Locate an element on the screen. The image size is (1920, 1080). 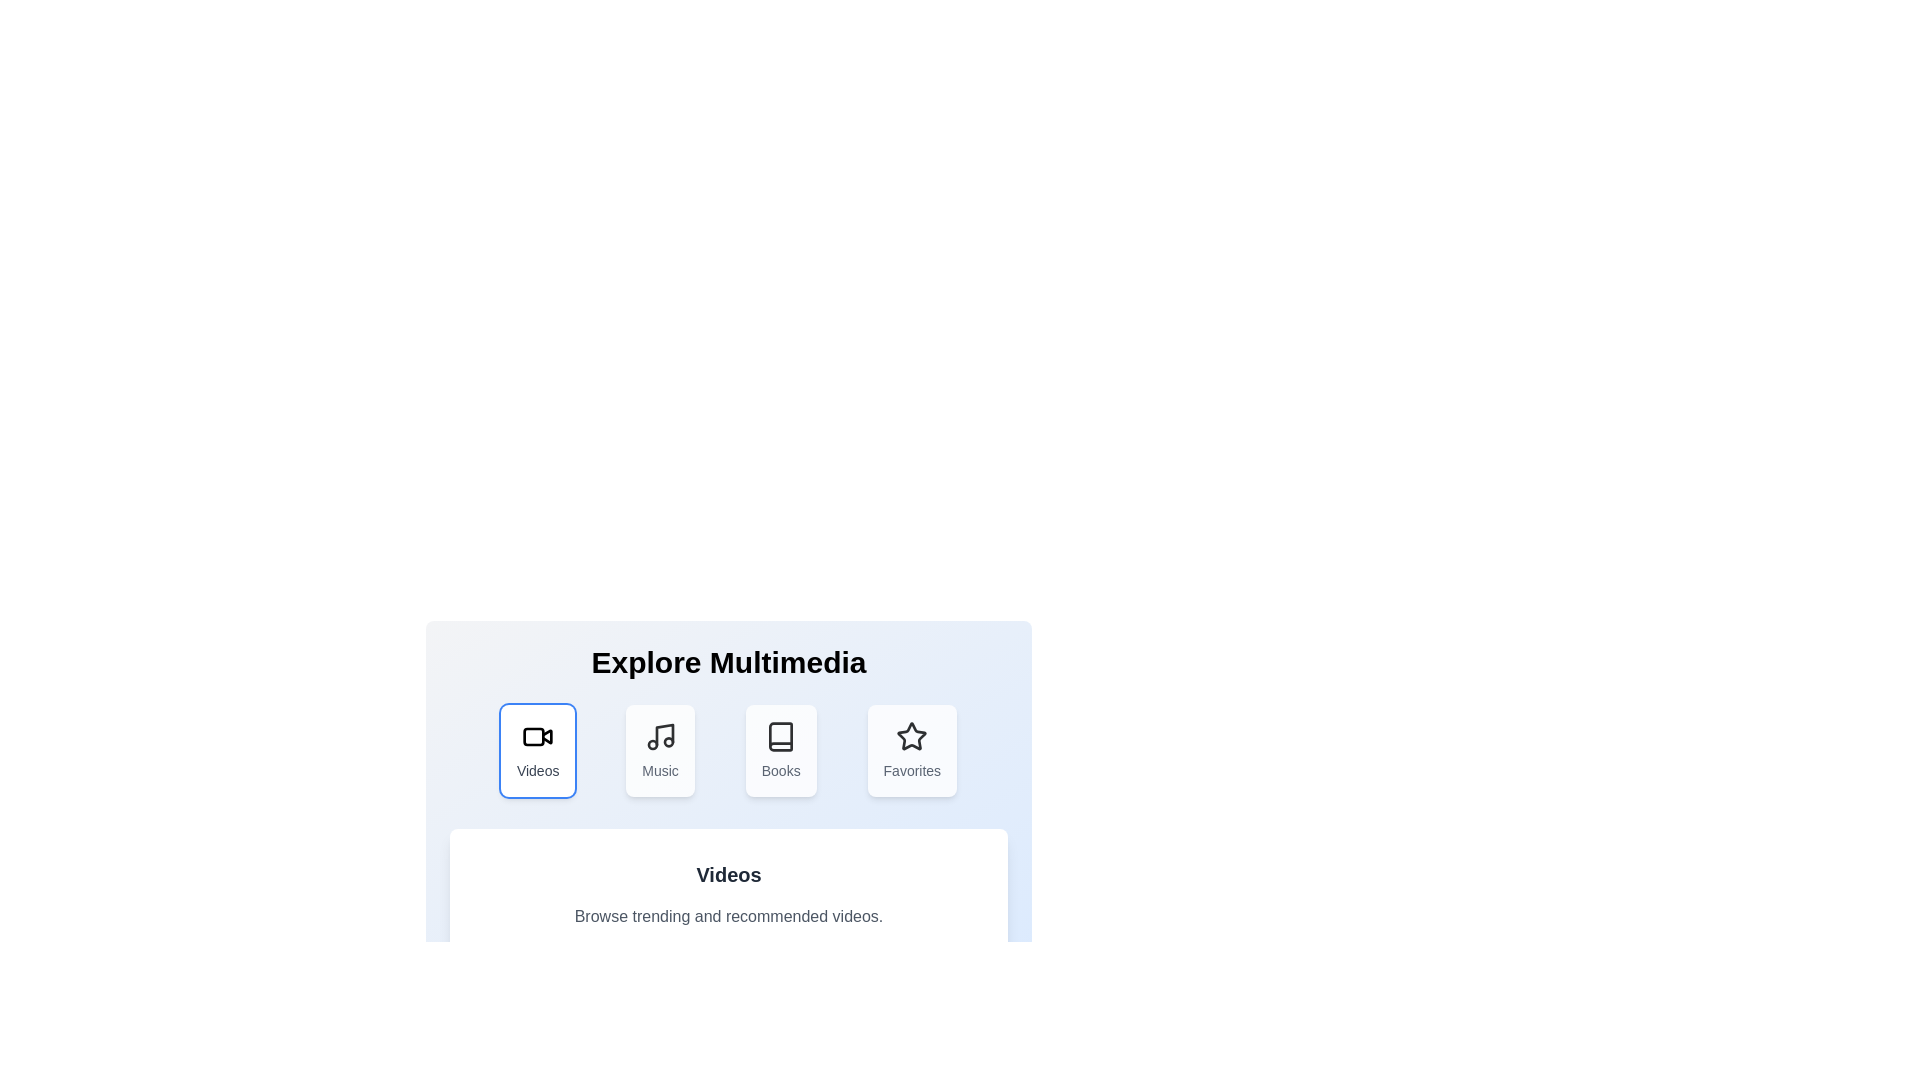
the tab labeled Videos to view its content is located at coordinates (537, 751).